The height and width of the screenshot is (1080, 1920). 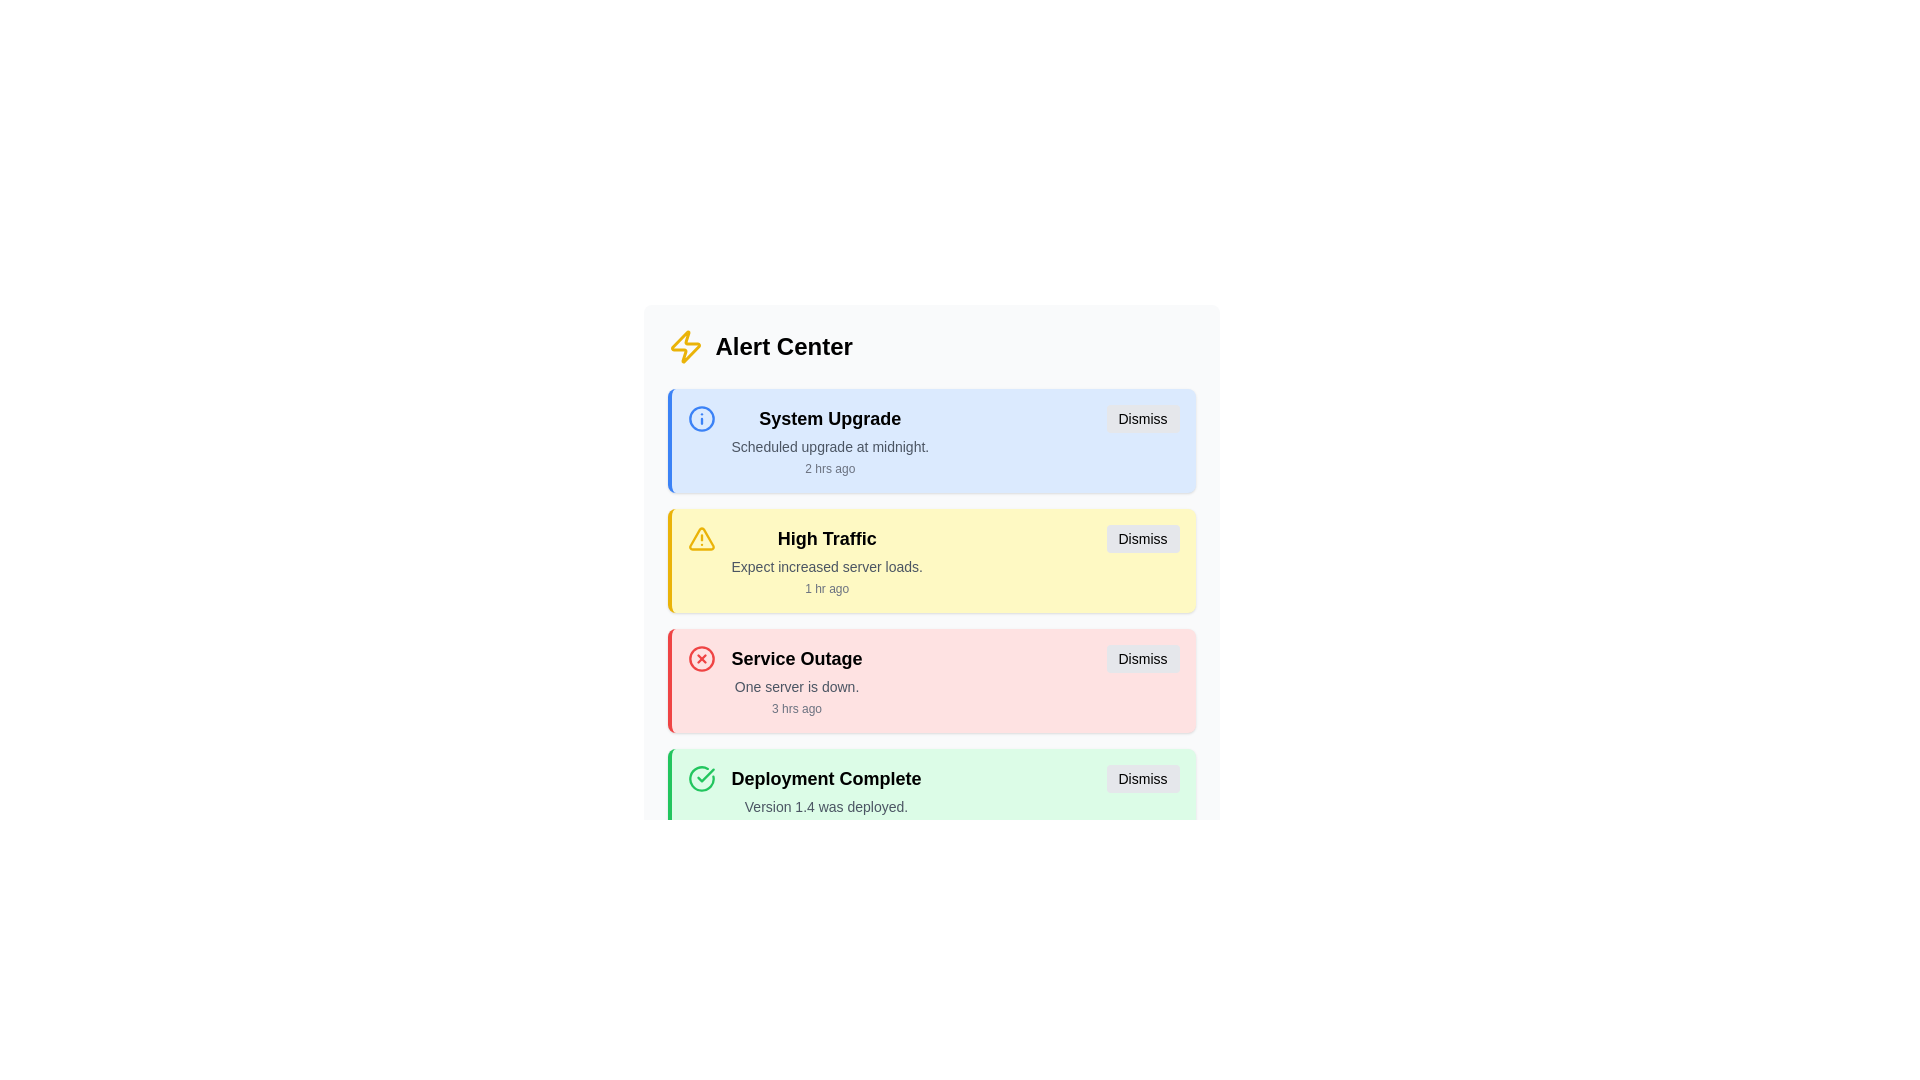 What do you see at coordinates (701, 778) in the screenshot?
I see `the green checkmark icon that indicates successful completion of the 'Deployment Complete' notification, located on the left side of the fourth notification in the list` at bounding box center [701, 778].